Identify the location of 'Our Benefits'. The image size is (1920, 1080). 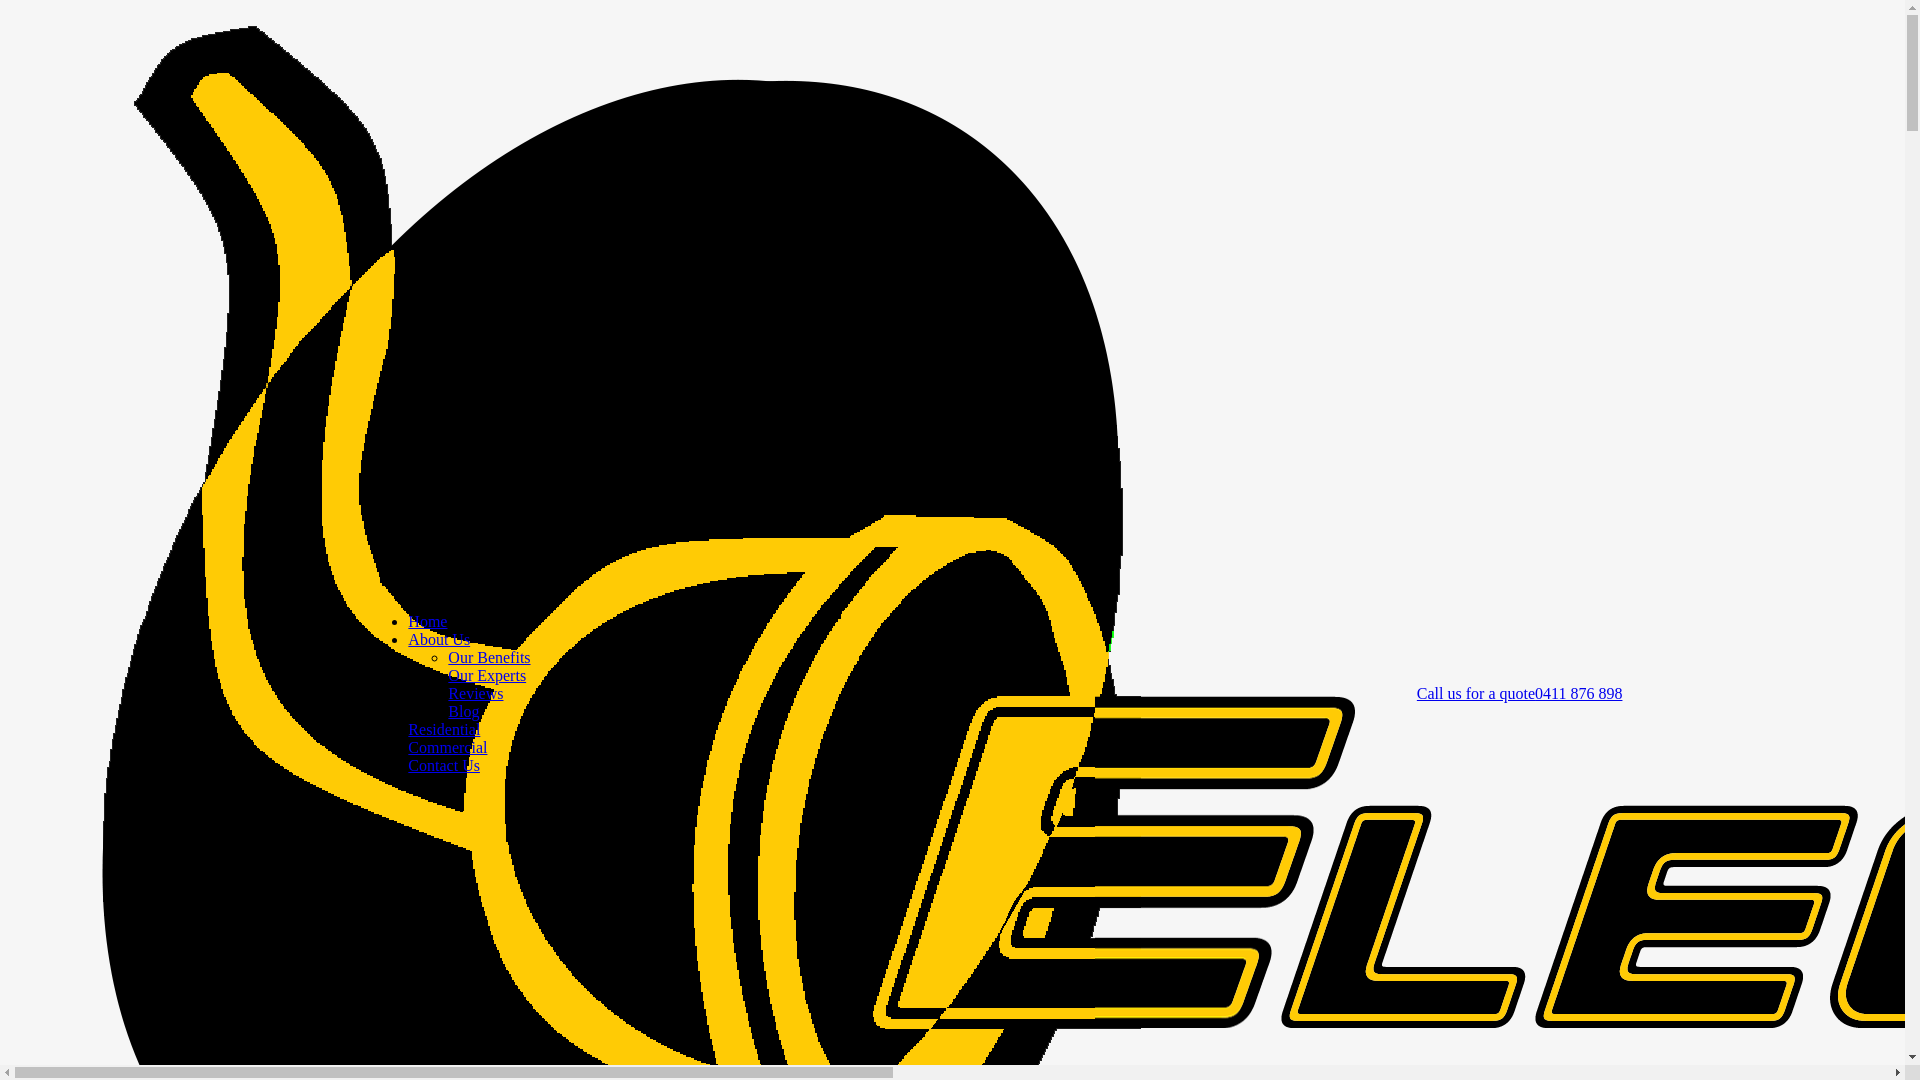
(489, 657).